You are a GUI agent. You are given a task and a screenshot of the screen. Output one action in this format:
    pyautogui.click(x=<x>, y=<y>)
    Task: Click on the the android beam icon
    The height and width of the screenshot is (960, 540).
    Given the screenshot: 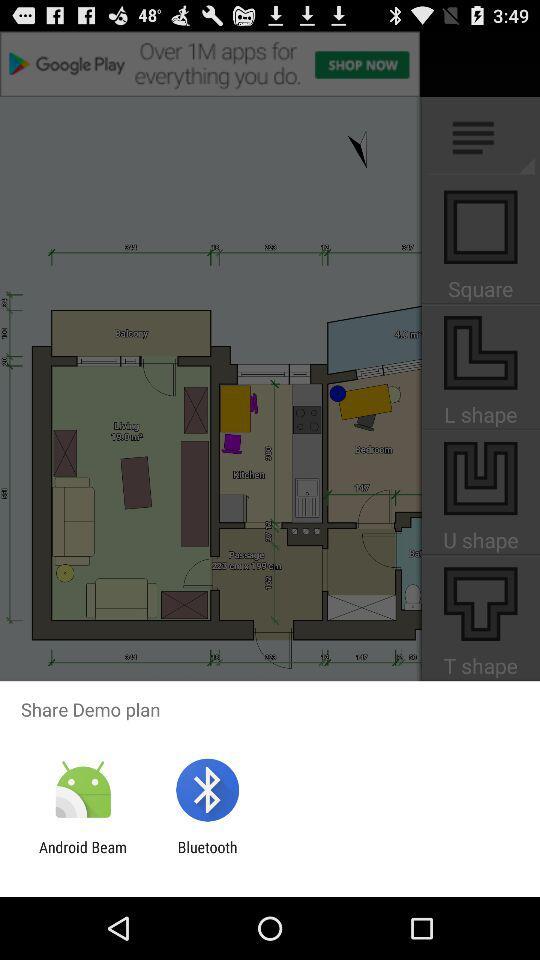 What is the action you would take?
    pyautogui.click(x=82, y=855)
    